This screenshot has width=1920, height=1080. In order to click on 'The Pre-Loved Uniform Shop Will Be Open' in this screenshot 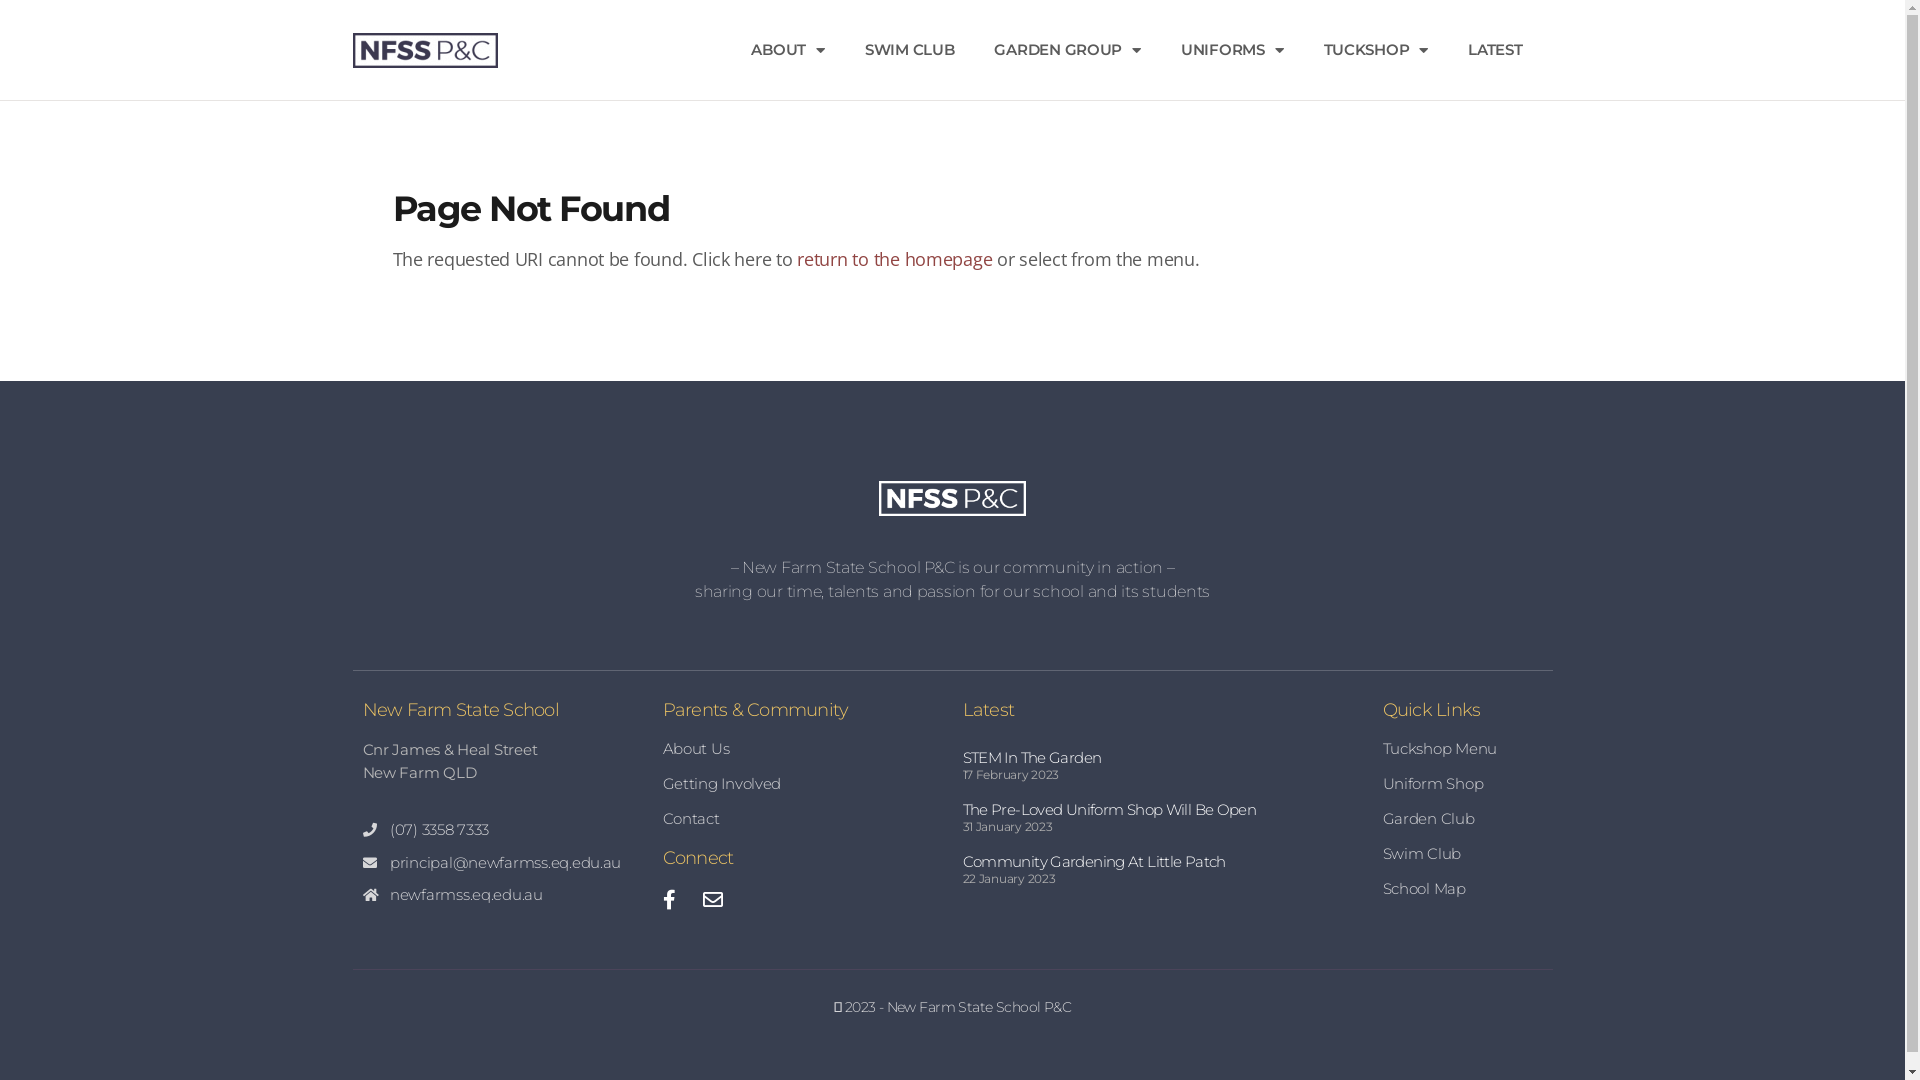, I will do `click(1107, 808)`.